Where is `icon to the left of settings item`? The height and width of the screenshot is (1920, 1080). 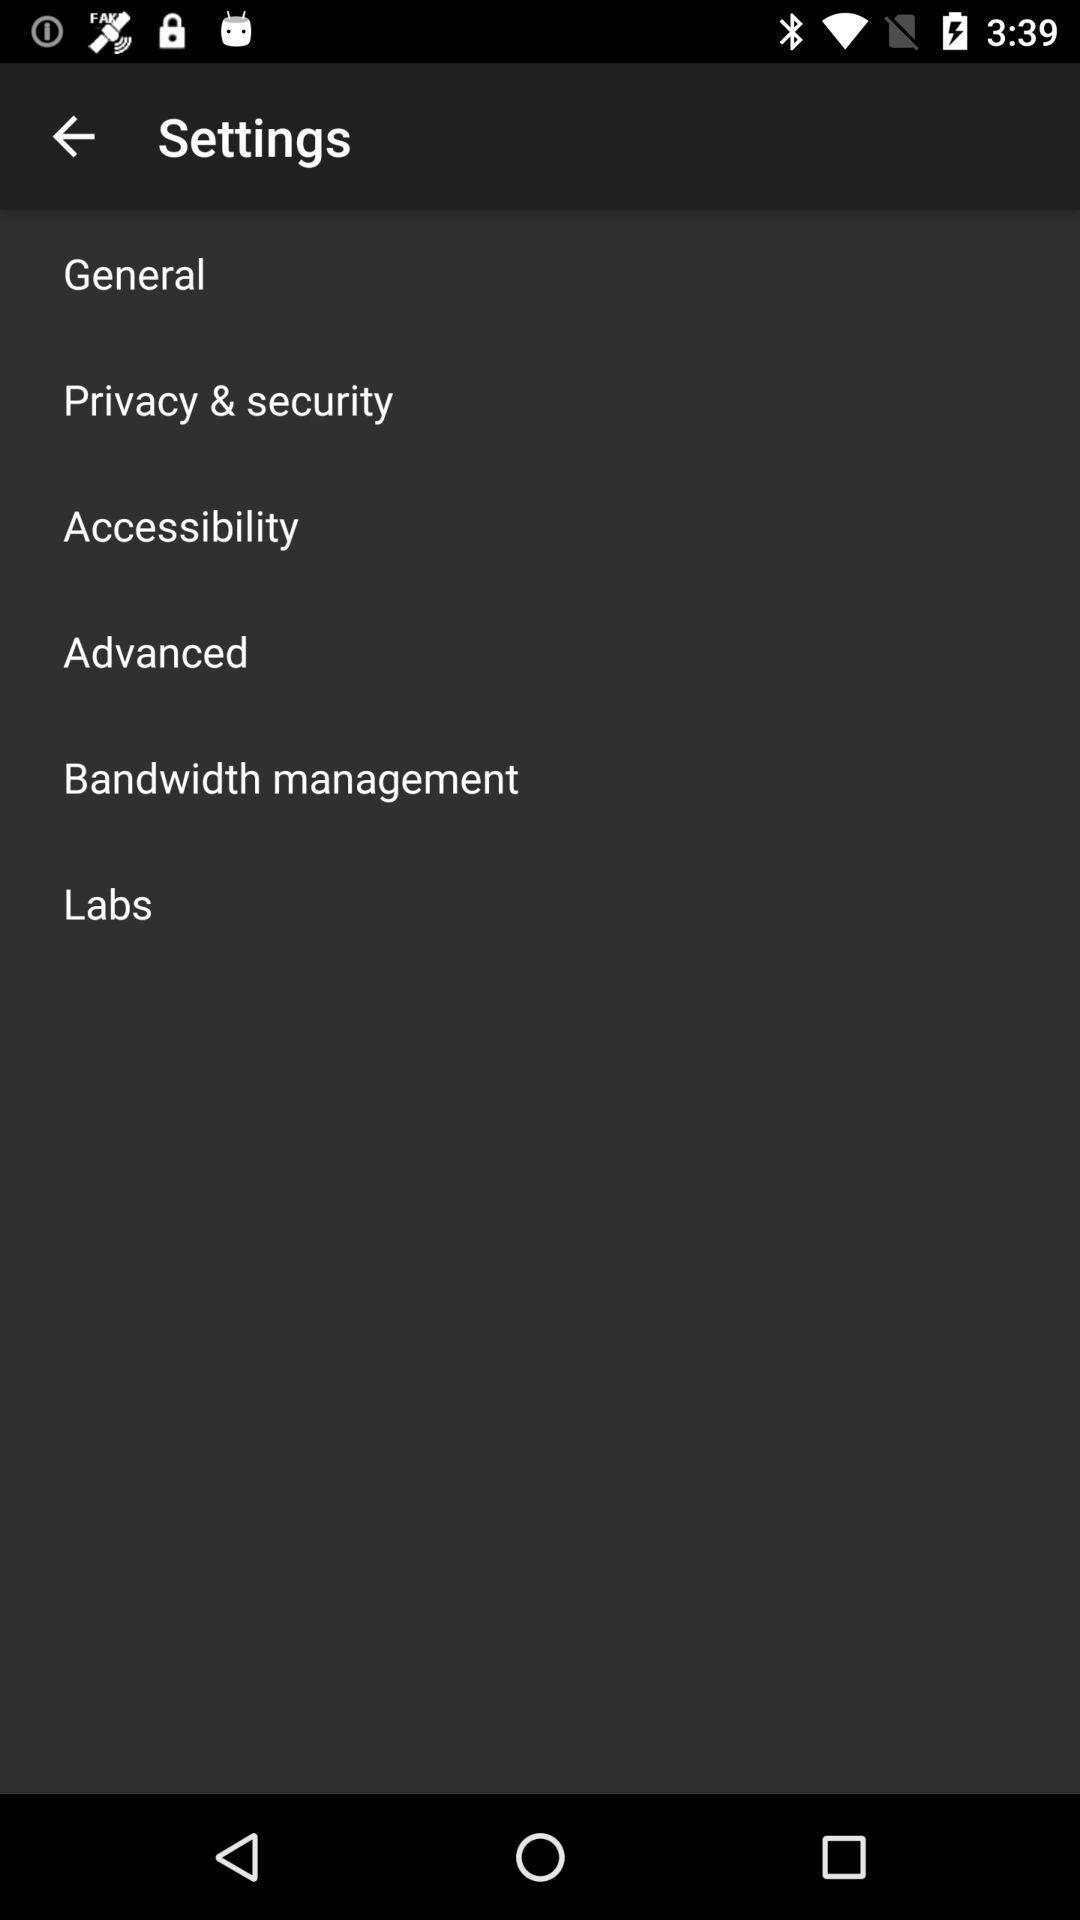
icon to the left of settings item is located at coordinates (72, 135).